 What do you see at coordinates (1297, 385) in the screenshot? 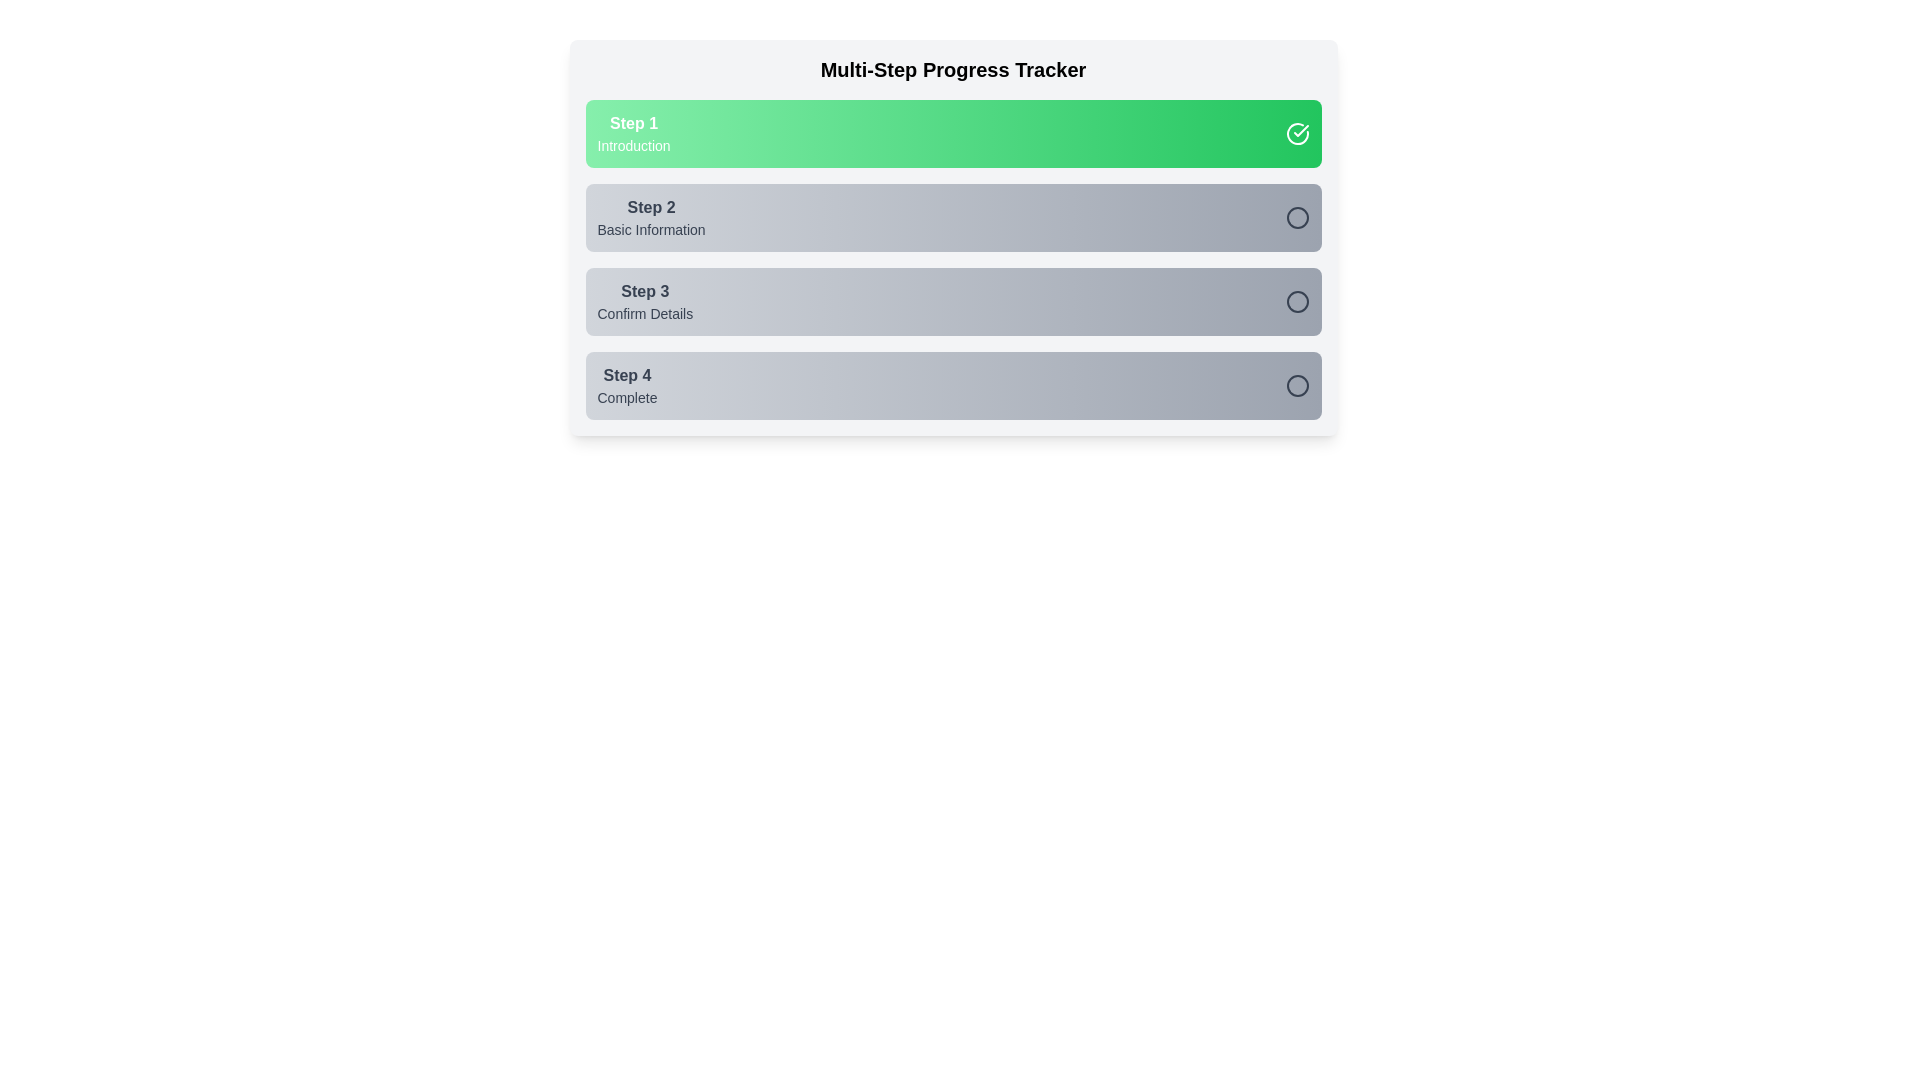
I see `the circular toggle button outlined in gray located in the lower-right corner of the fourth step's box` at bounding box center [1297, 385].